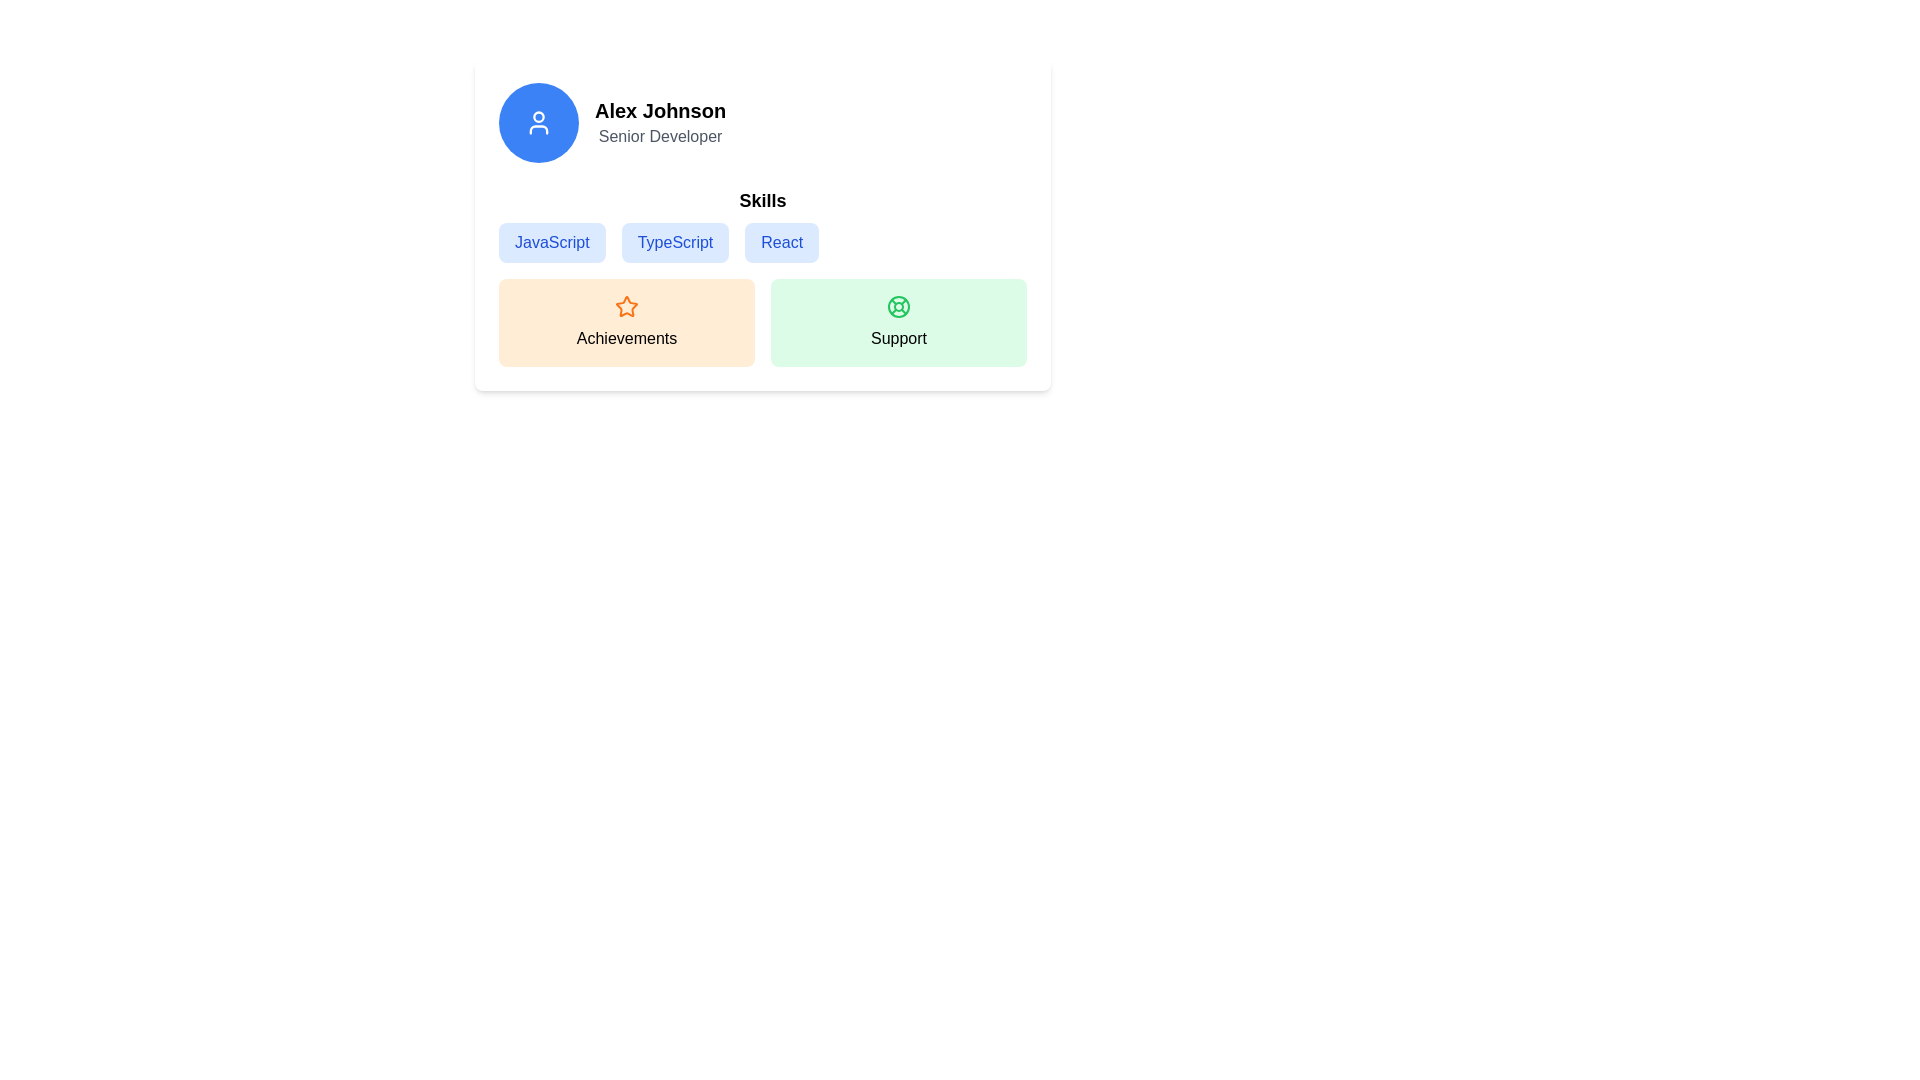 Image resolution: width=1920 pixels, height=1080 pixels. What do you see at coordinates (762, 224) in the screenshot?
I see `the 'React' button, which is the third button in the row beneath the 'Skills' label` at bounding box center [762, 224].